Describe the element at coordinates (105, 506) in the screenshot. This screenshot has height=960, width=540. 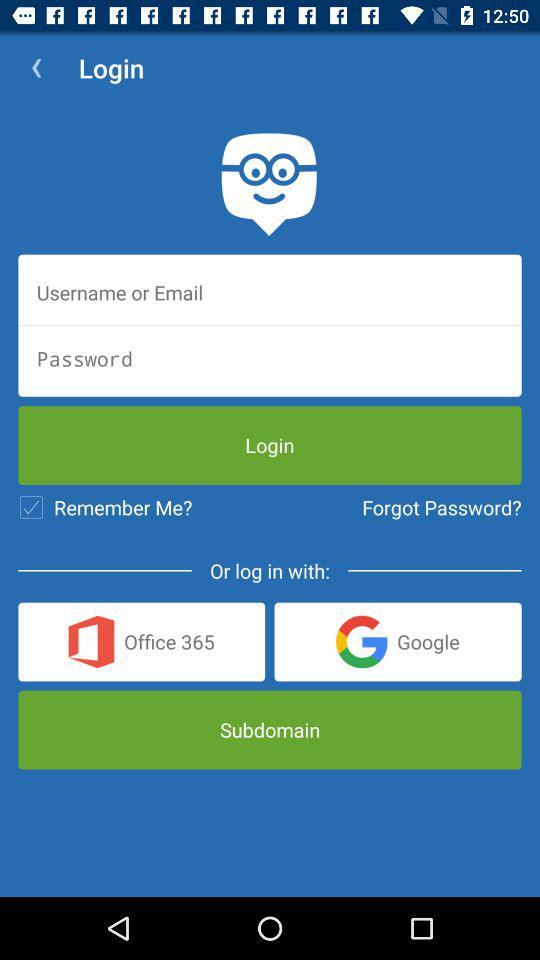
I see `icon to the left of forgot password? item` at that location.